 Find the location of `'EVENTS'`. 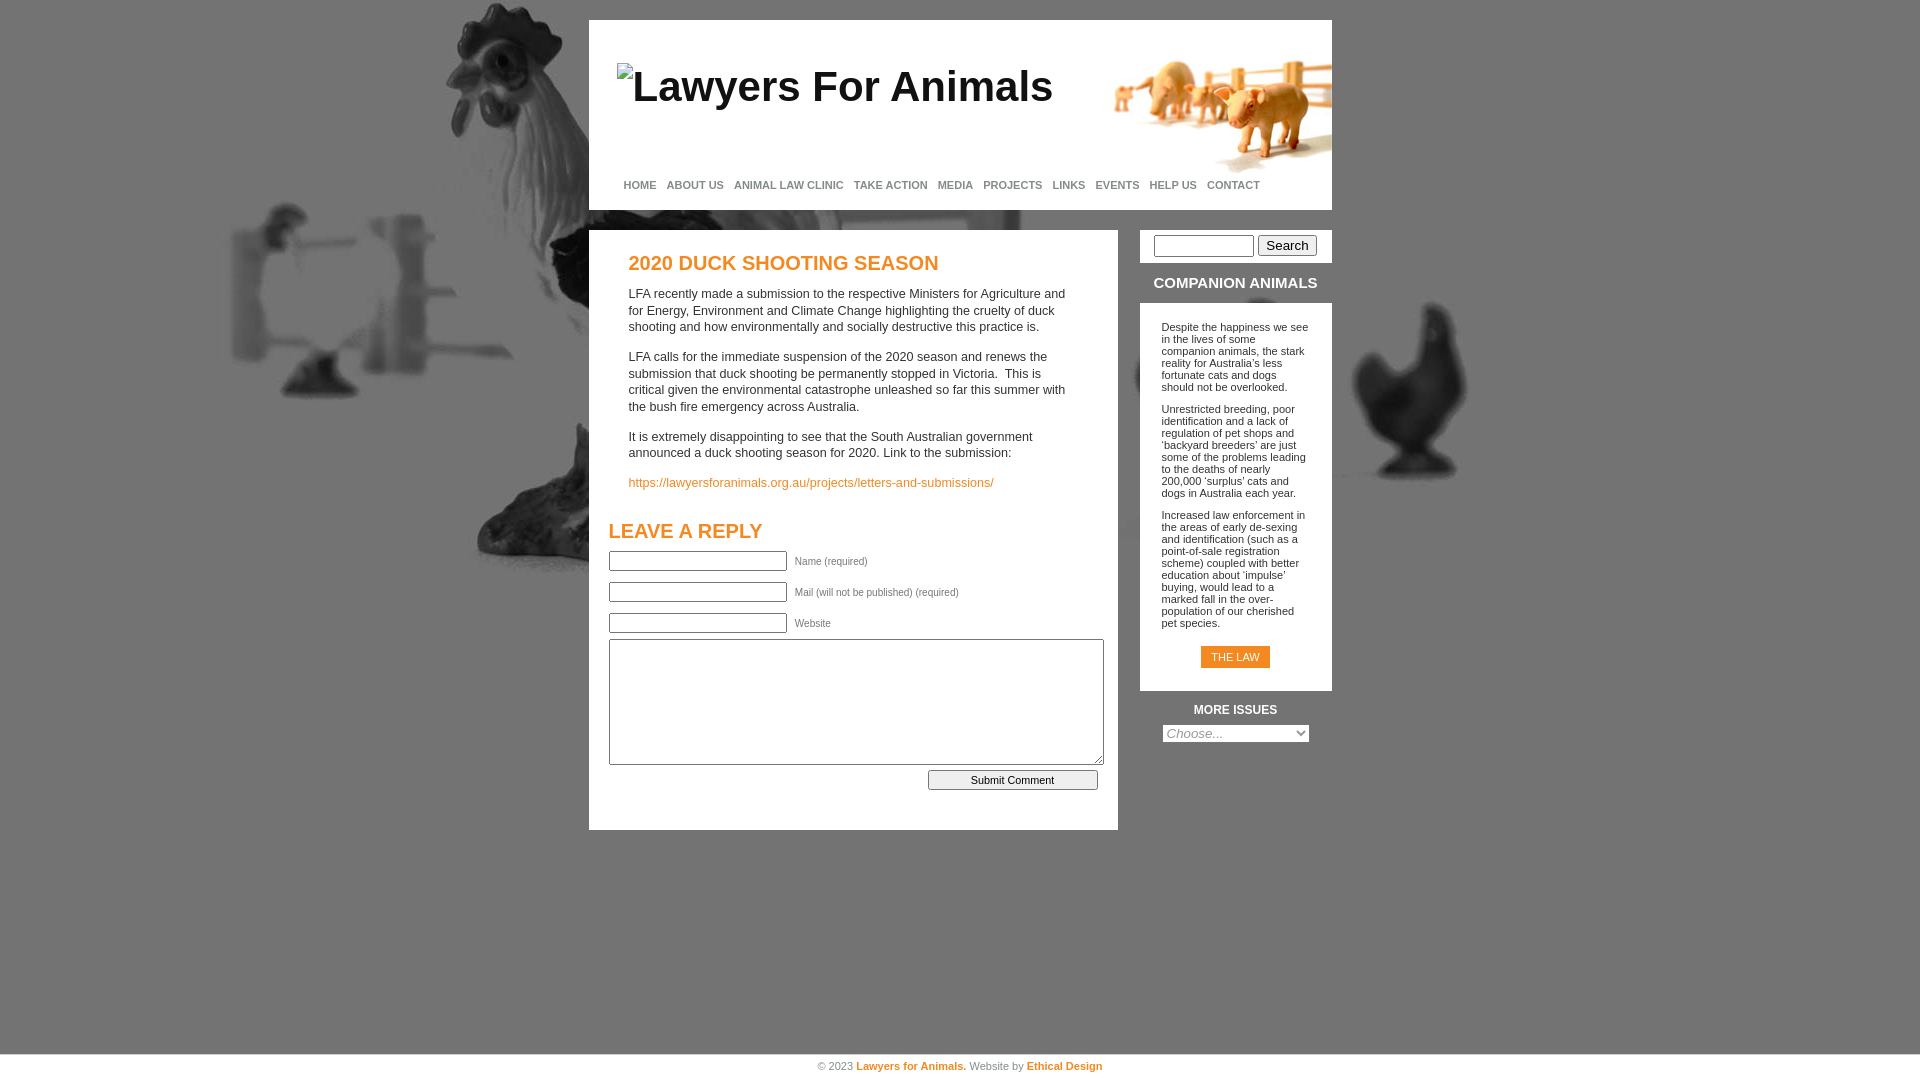

'EVENTS' is located at coordinates (1088, 185).